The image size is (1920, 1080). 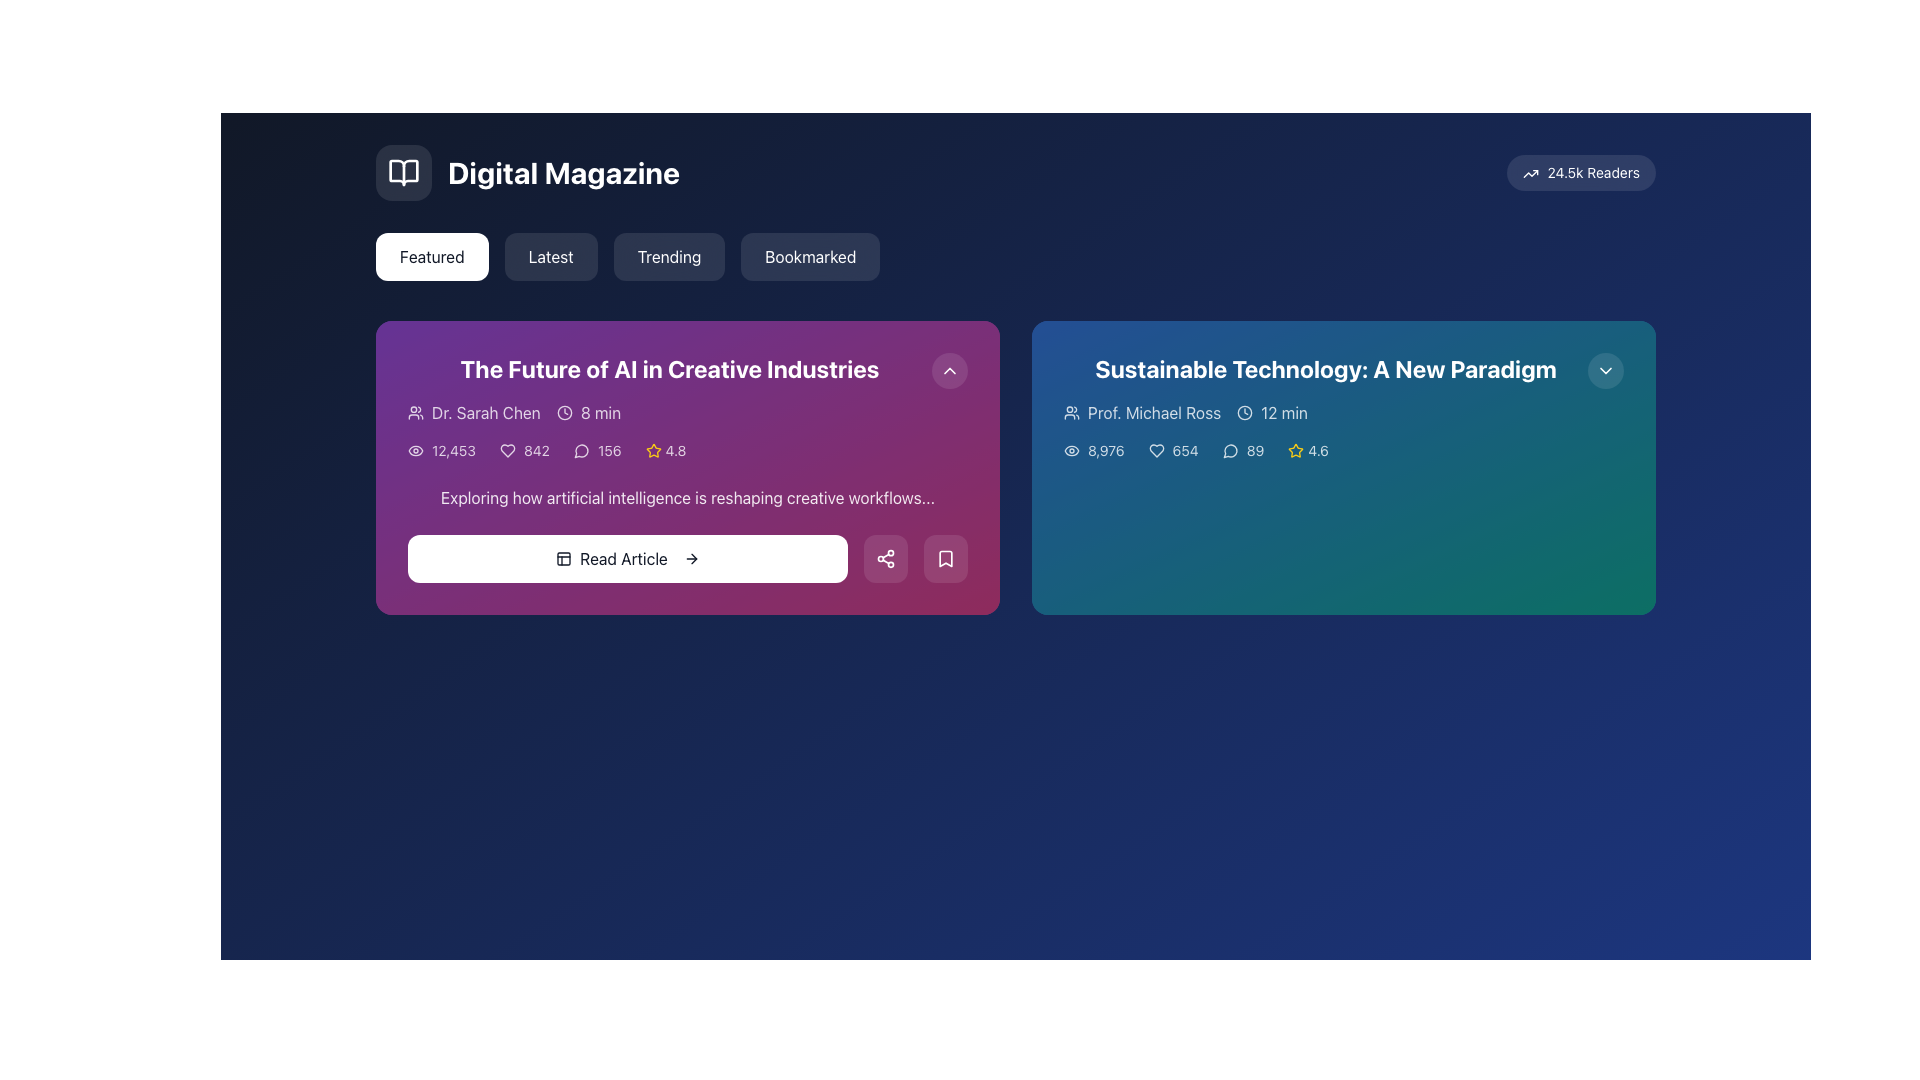 What do you see at coordinates (810, 256) in the screenshot?
I see `the 'Bookmarked' button, which is a rectangular button with rounded corners and a dark blue background` at bounding box center [810, 256].